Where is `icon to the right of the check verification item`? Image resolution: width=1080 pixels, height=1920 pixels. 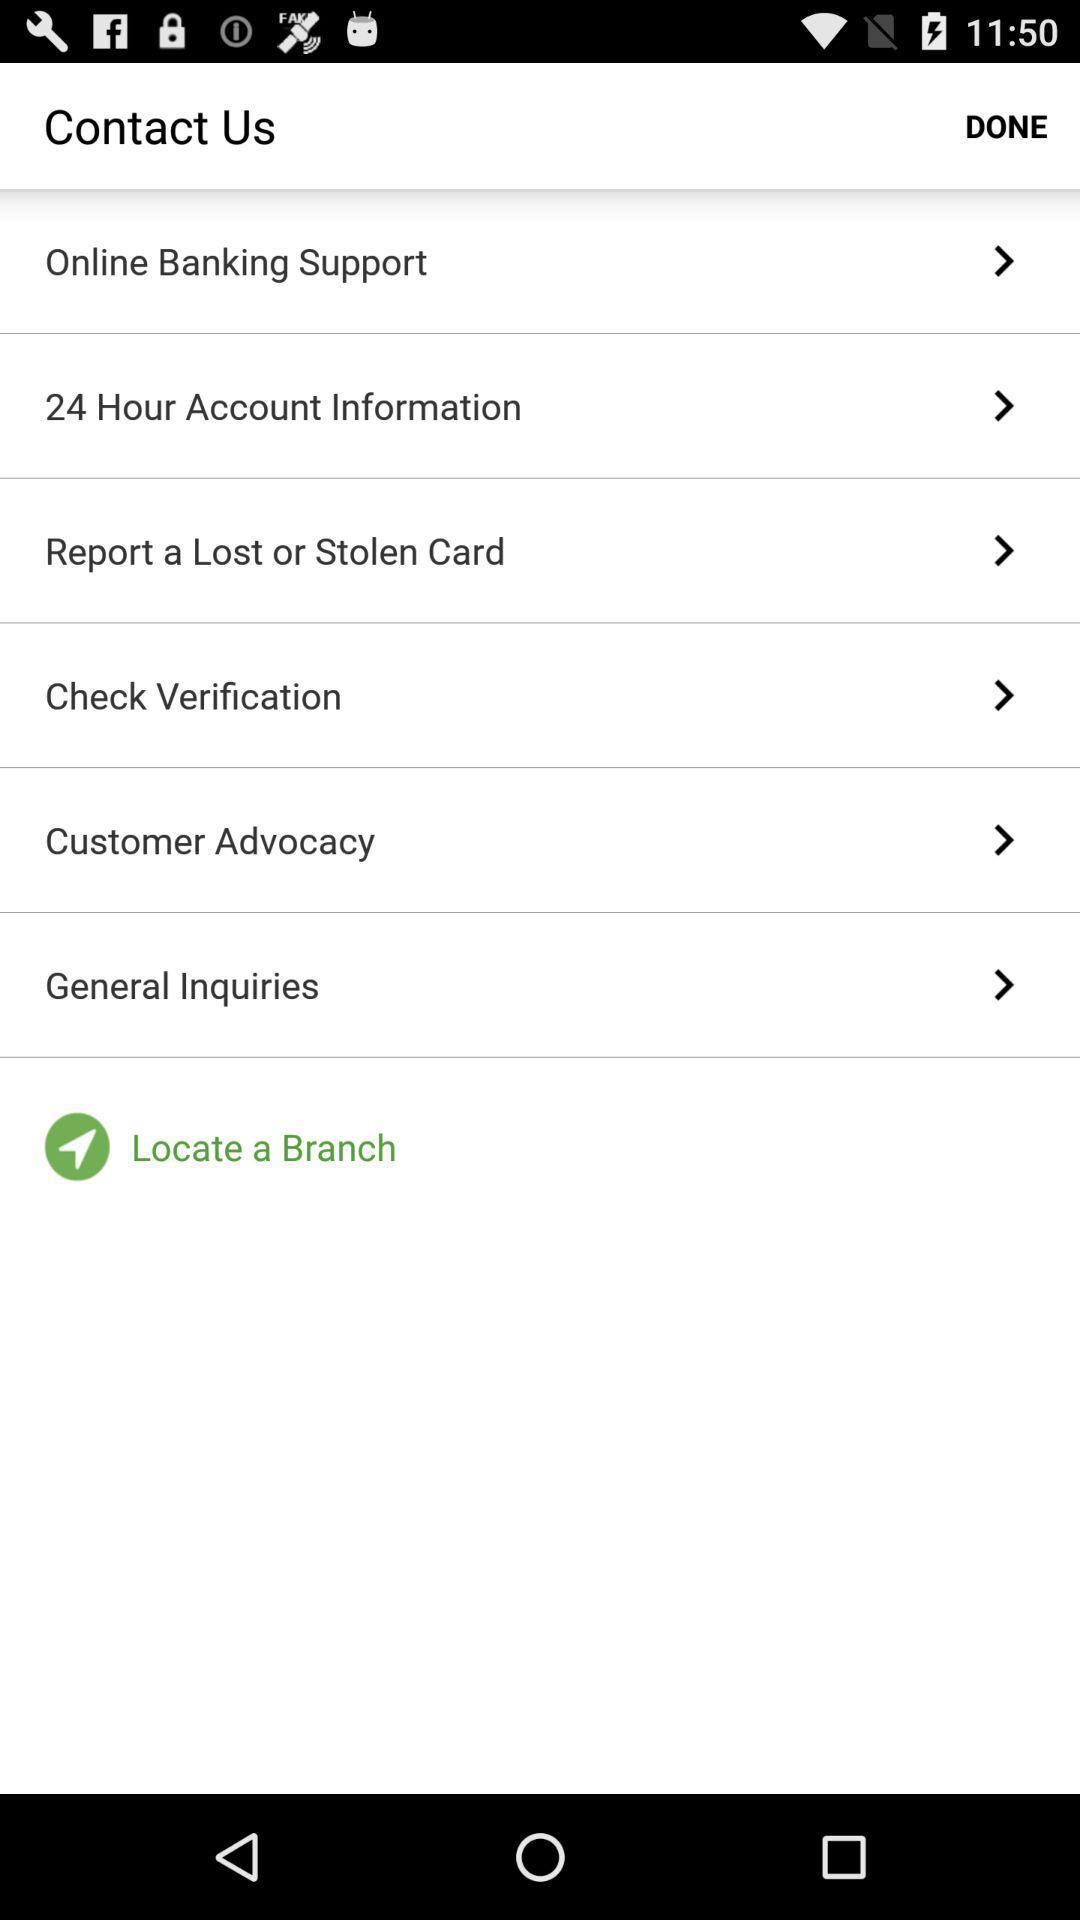 icon to the right of the check verification item is located at coordinates (1003, 695).